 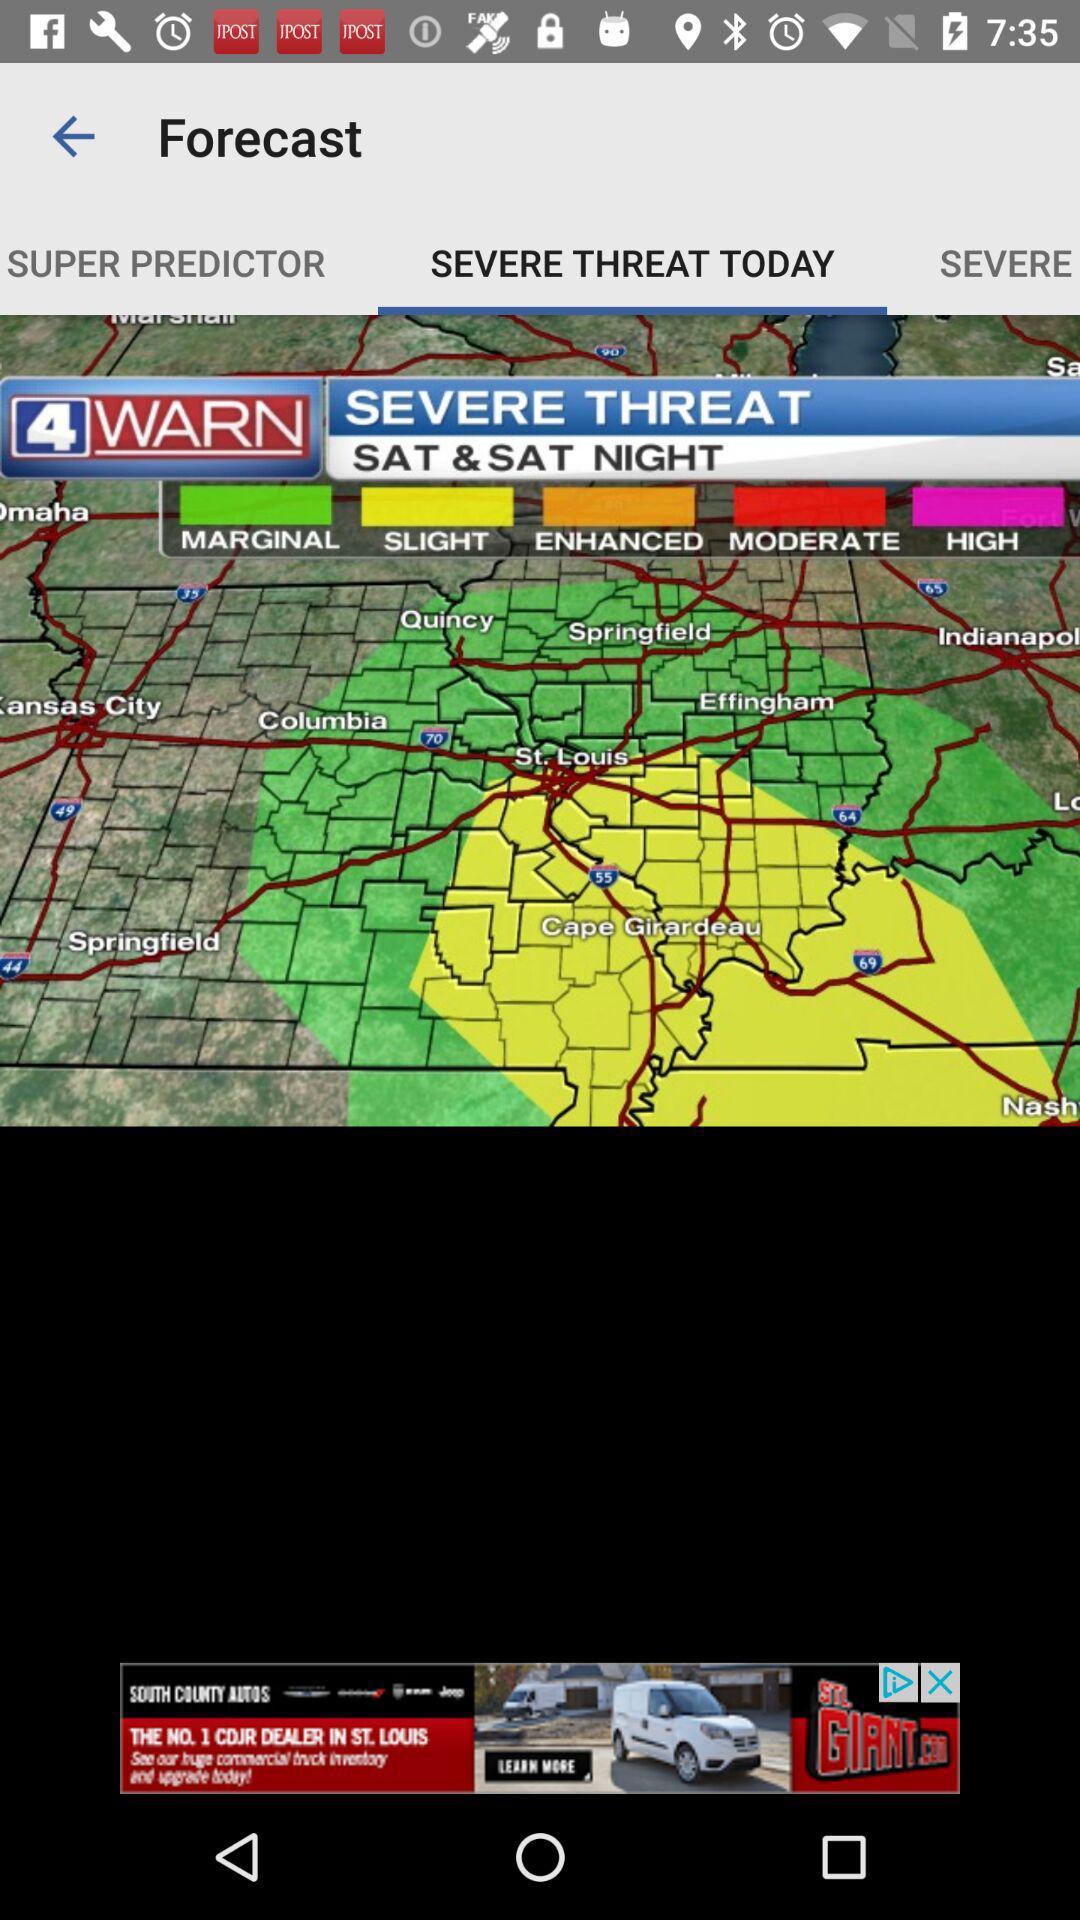 I want to click on advertisement website, so click(x=540, y=1727).